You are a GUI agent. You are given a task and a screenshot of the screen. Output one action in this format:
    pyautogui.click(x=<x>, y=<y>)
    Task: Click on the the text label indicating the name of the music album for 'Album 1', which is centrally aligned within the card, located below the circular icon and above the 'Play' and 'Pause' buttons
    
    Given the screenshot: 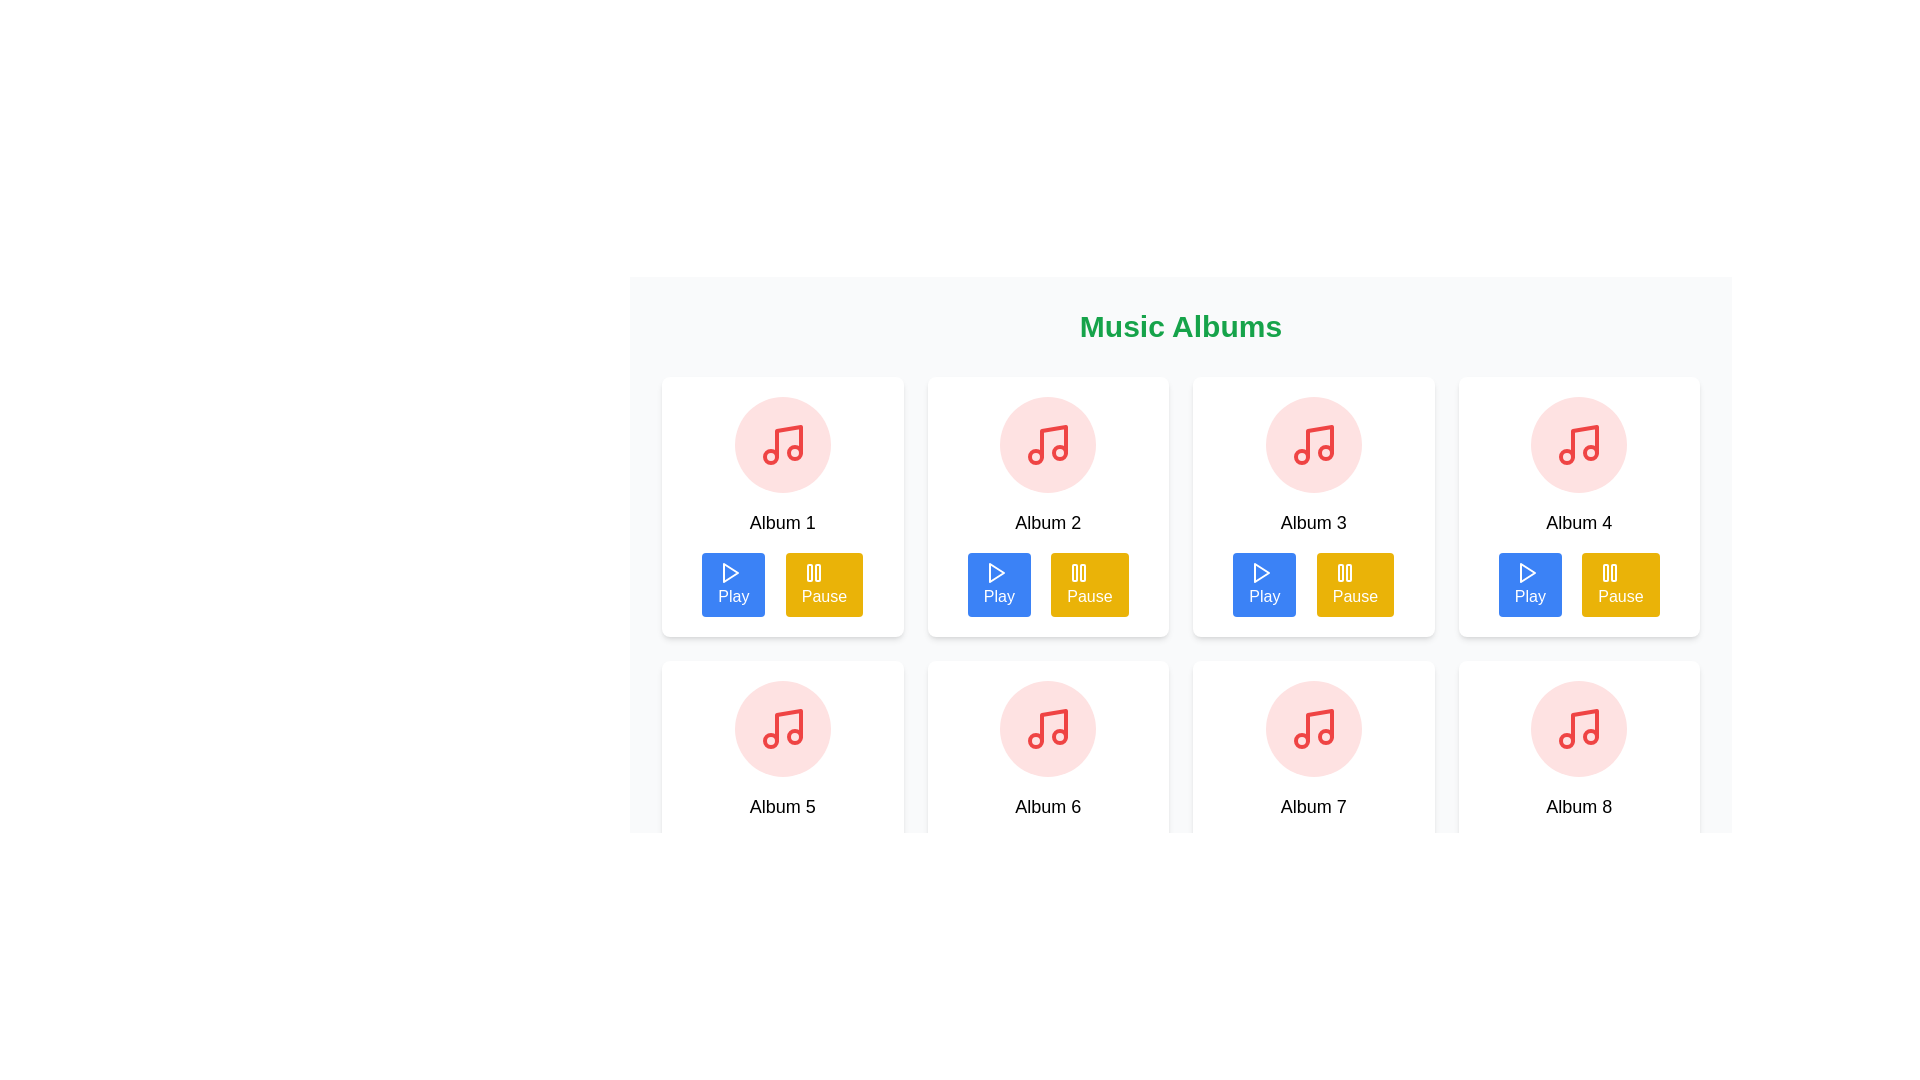 What is the action you would take?
    pyautogui.click(x=781, y=522)
    